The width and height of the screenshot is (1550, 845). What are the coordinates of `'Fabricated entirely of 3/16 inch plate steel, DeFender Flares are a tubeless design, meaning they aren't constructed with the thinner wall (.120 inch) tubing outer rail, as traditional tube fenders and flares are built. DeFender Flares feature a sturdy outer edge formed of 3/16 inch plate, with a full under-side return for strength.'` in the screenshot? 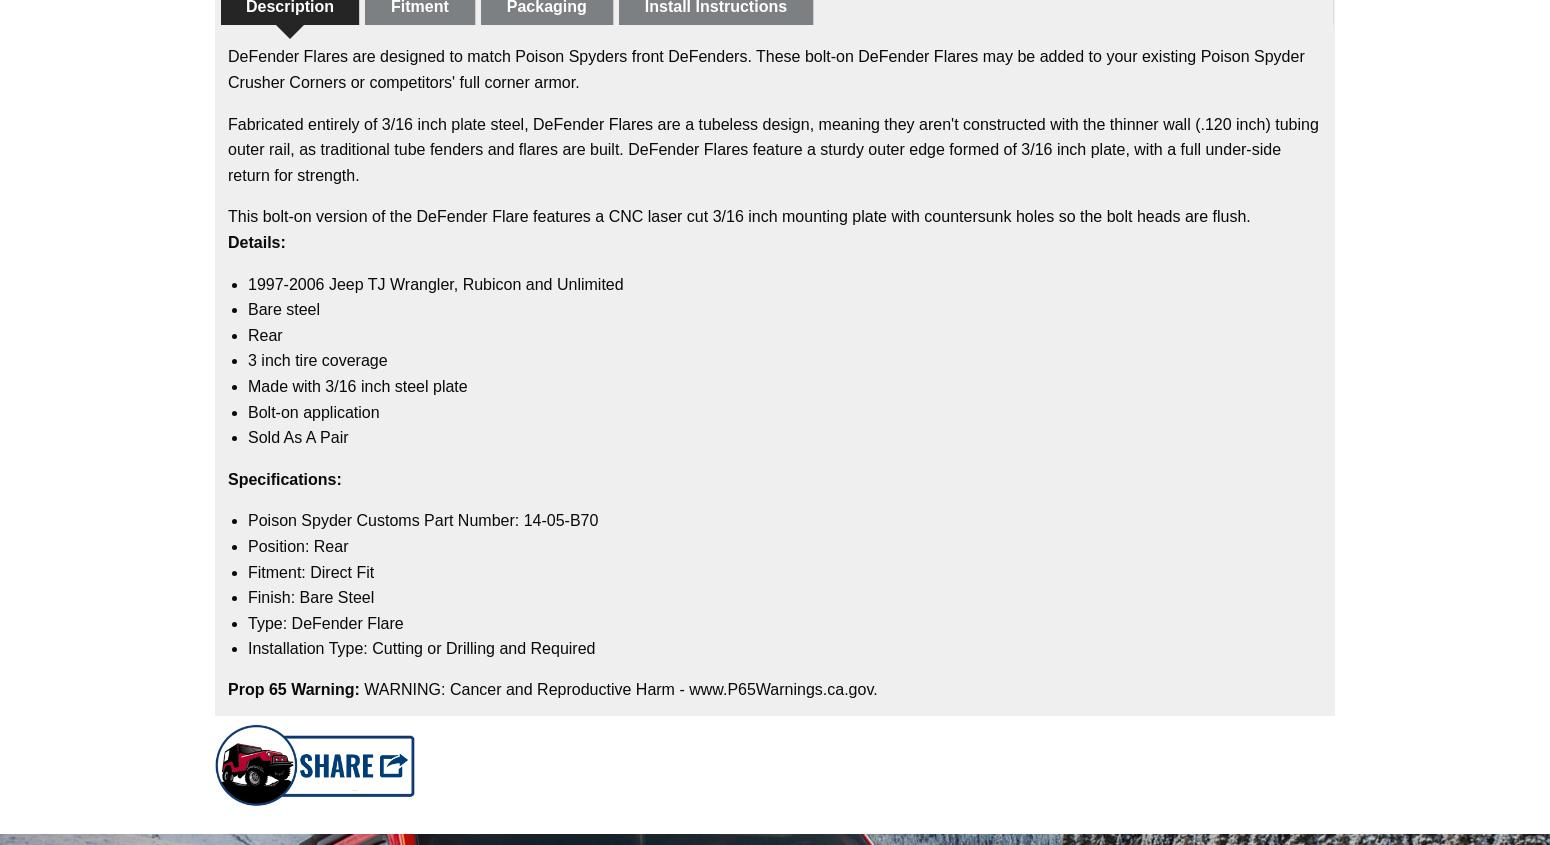 It's located at (772, 148).